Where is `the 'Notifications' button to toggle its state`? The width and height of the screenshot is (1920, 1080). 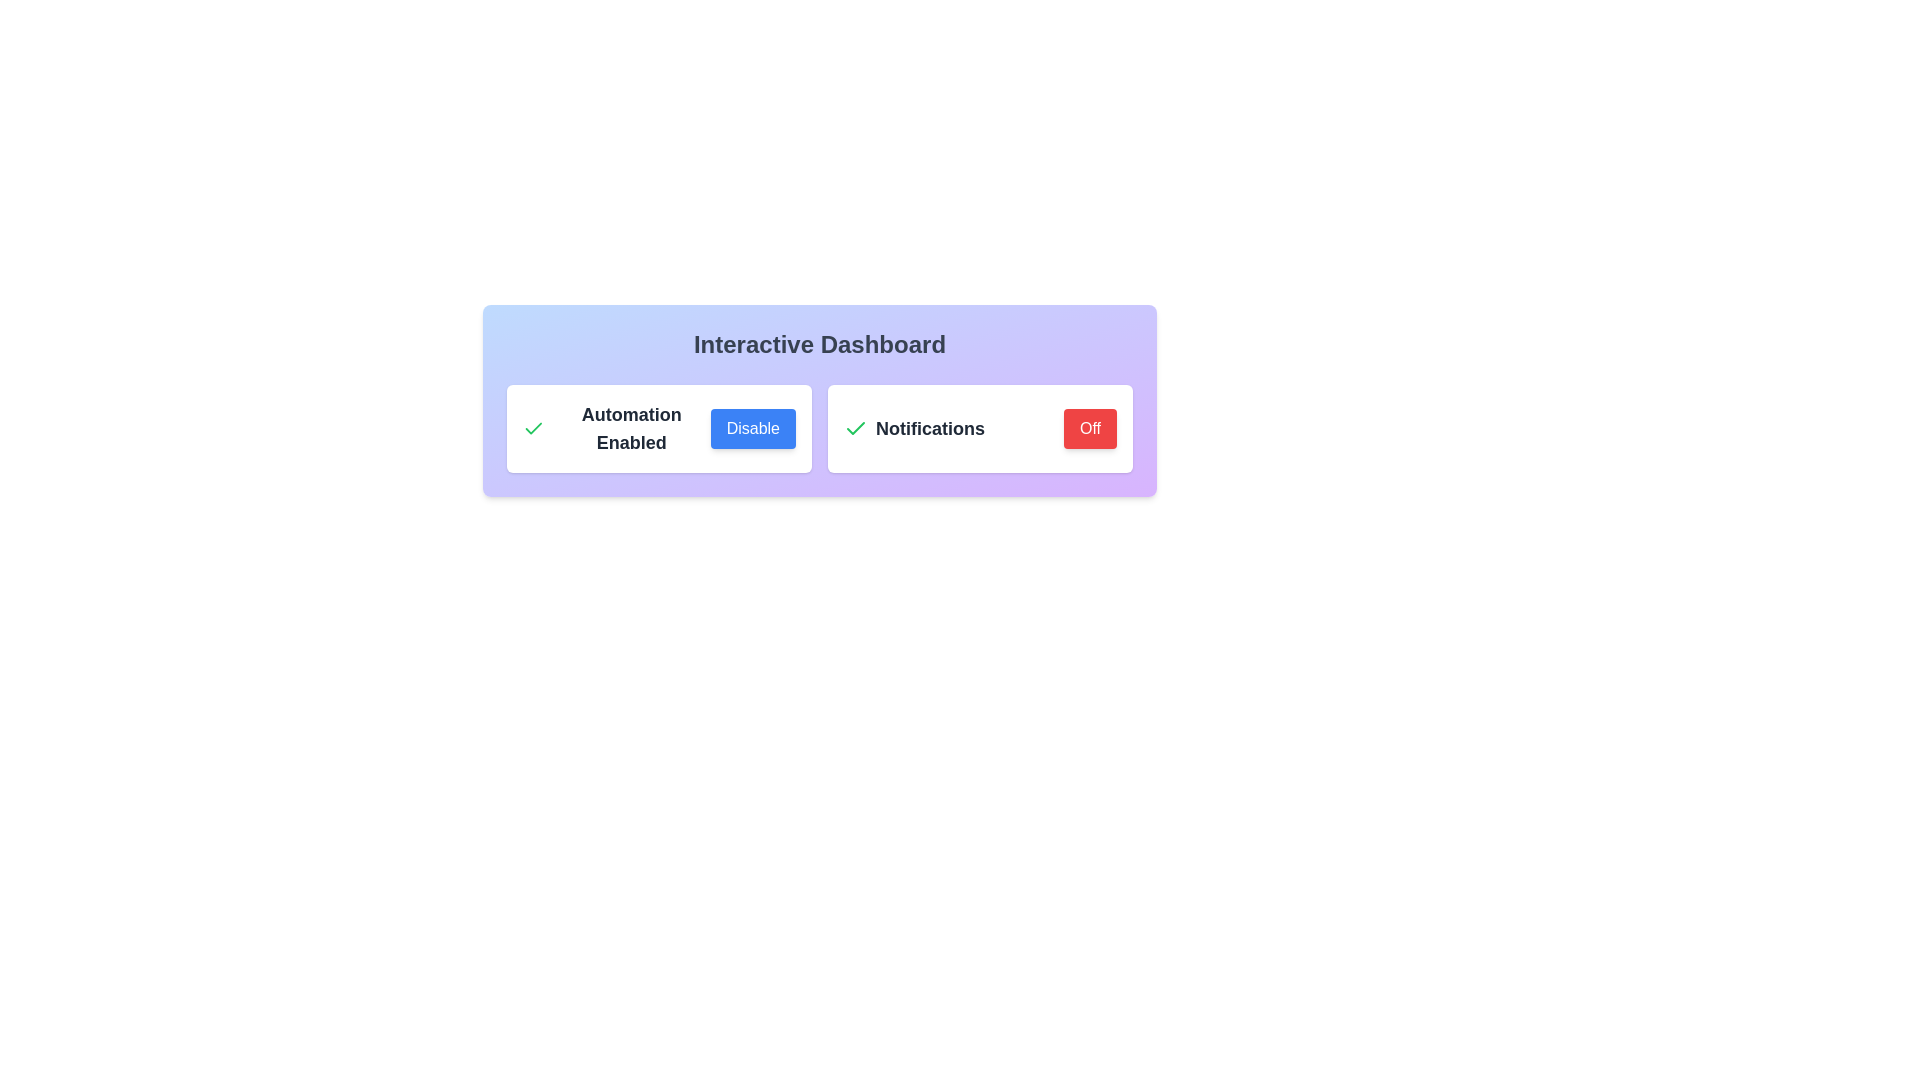 the 'Notifications' button to toggle its state is located at coordinates (1088, 427).